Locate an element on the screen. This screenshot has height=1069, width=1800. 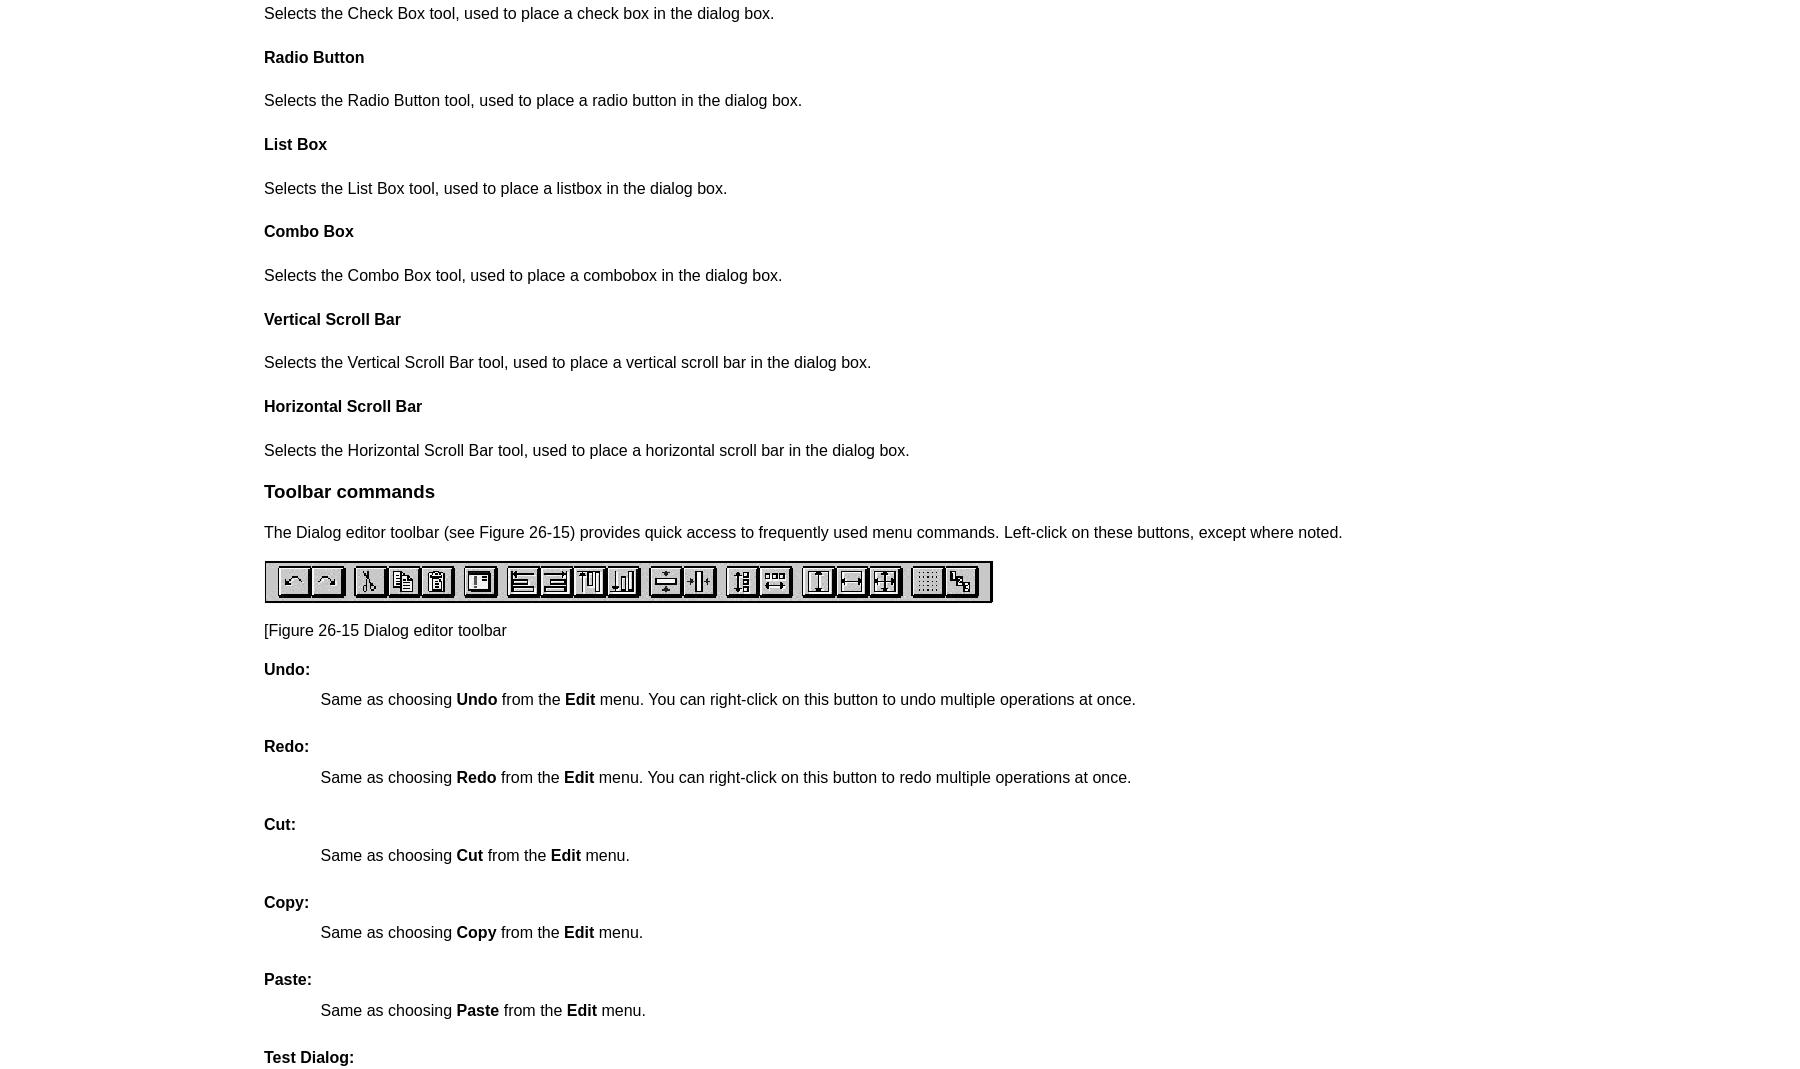
'Combo Box' is located at coordinates (307, 230).